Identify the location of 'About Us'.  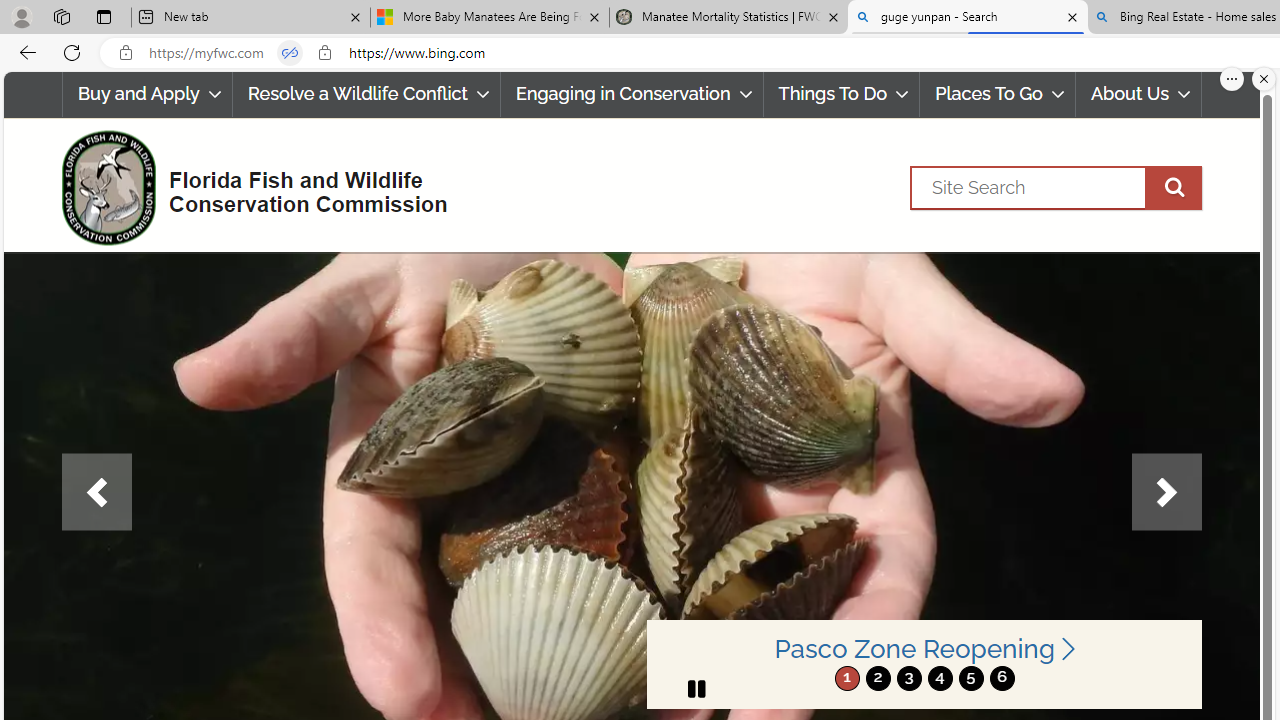
(1138, 94).